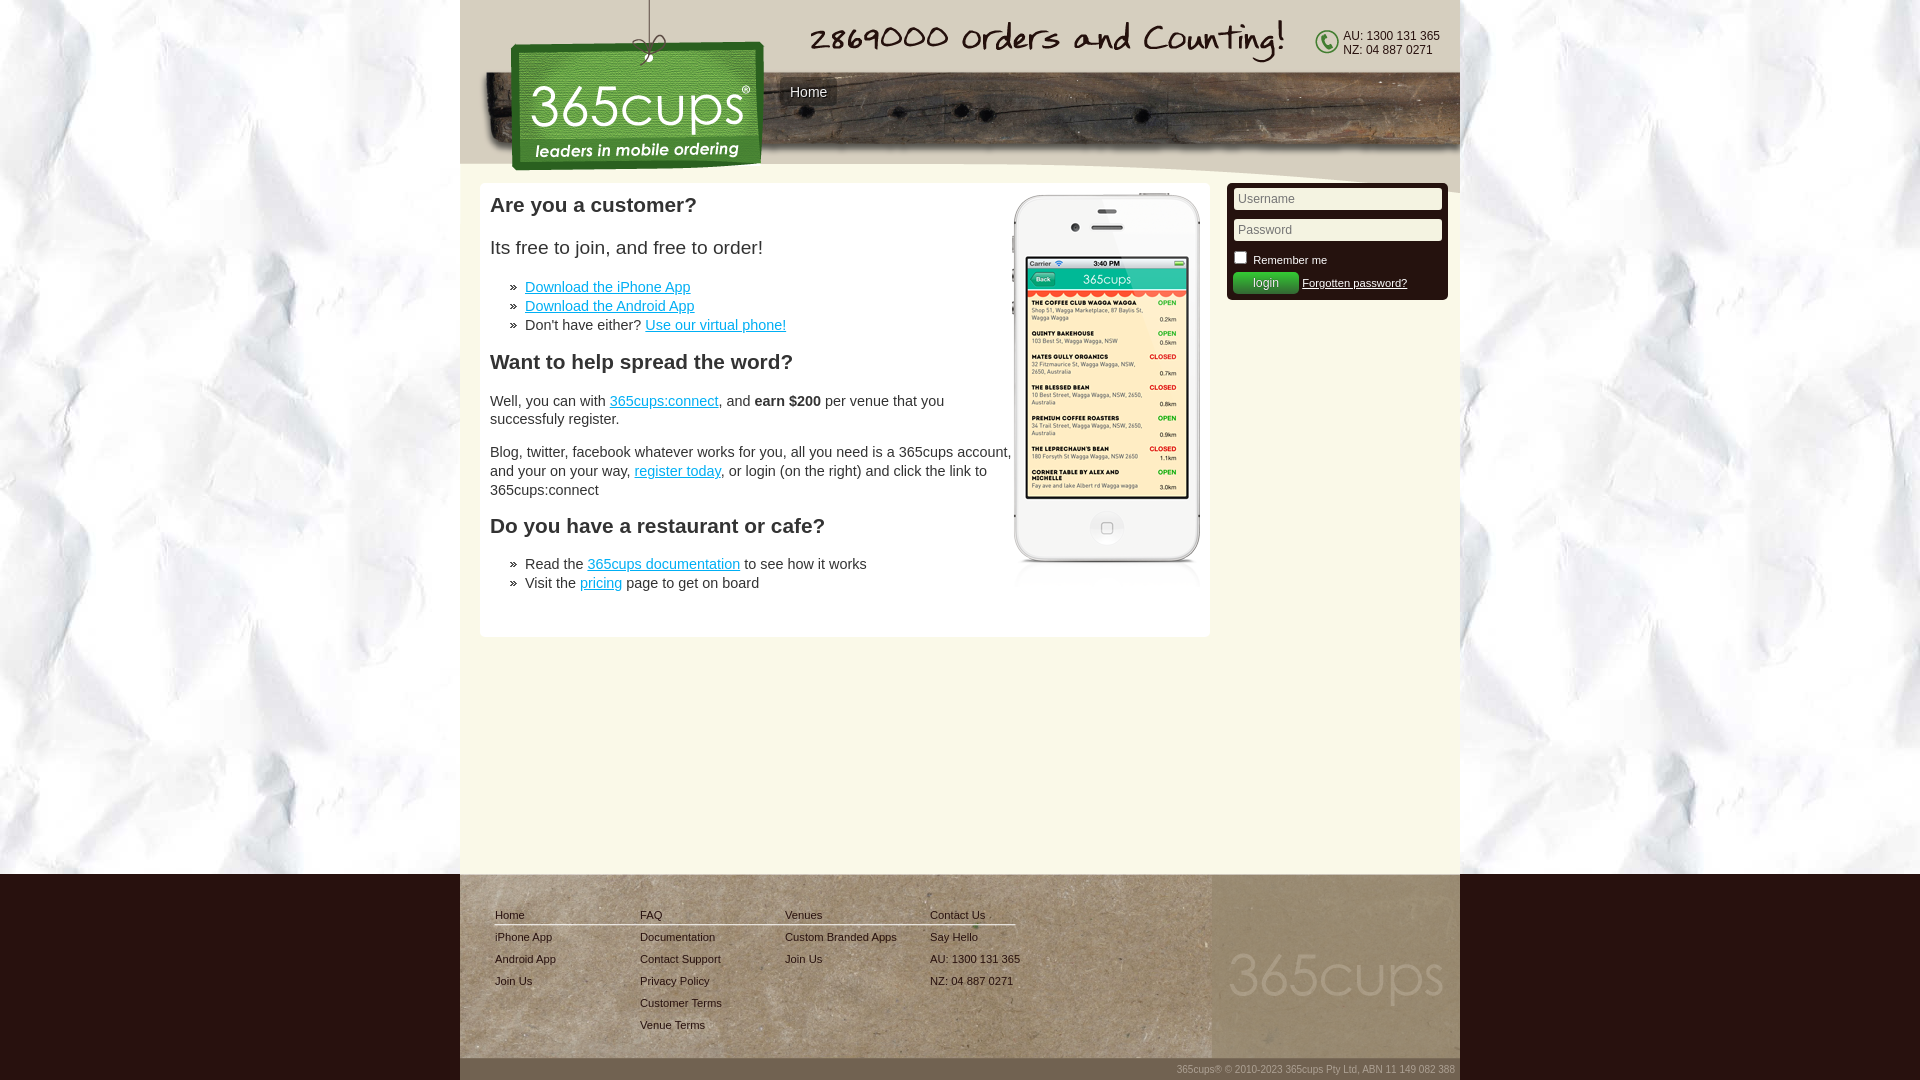 The width and height of the screenshot is (1920, 1080). I want to click on 'Forgotten password?', so click(1354, 282).